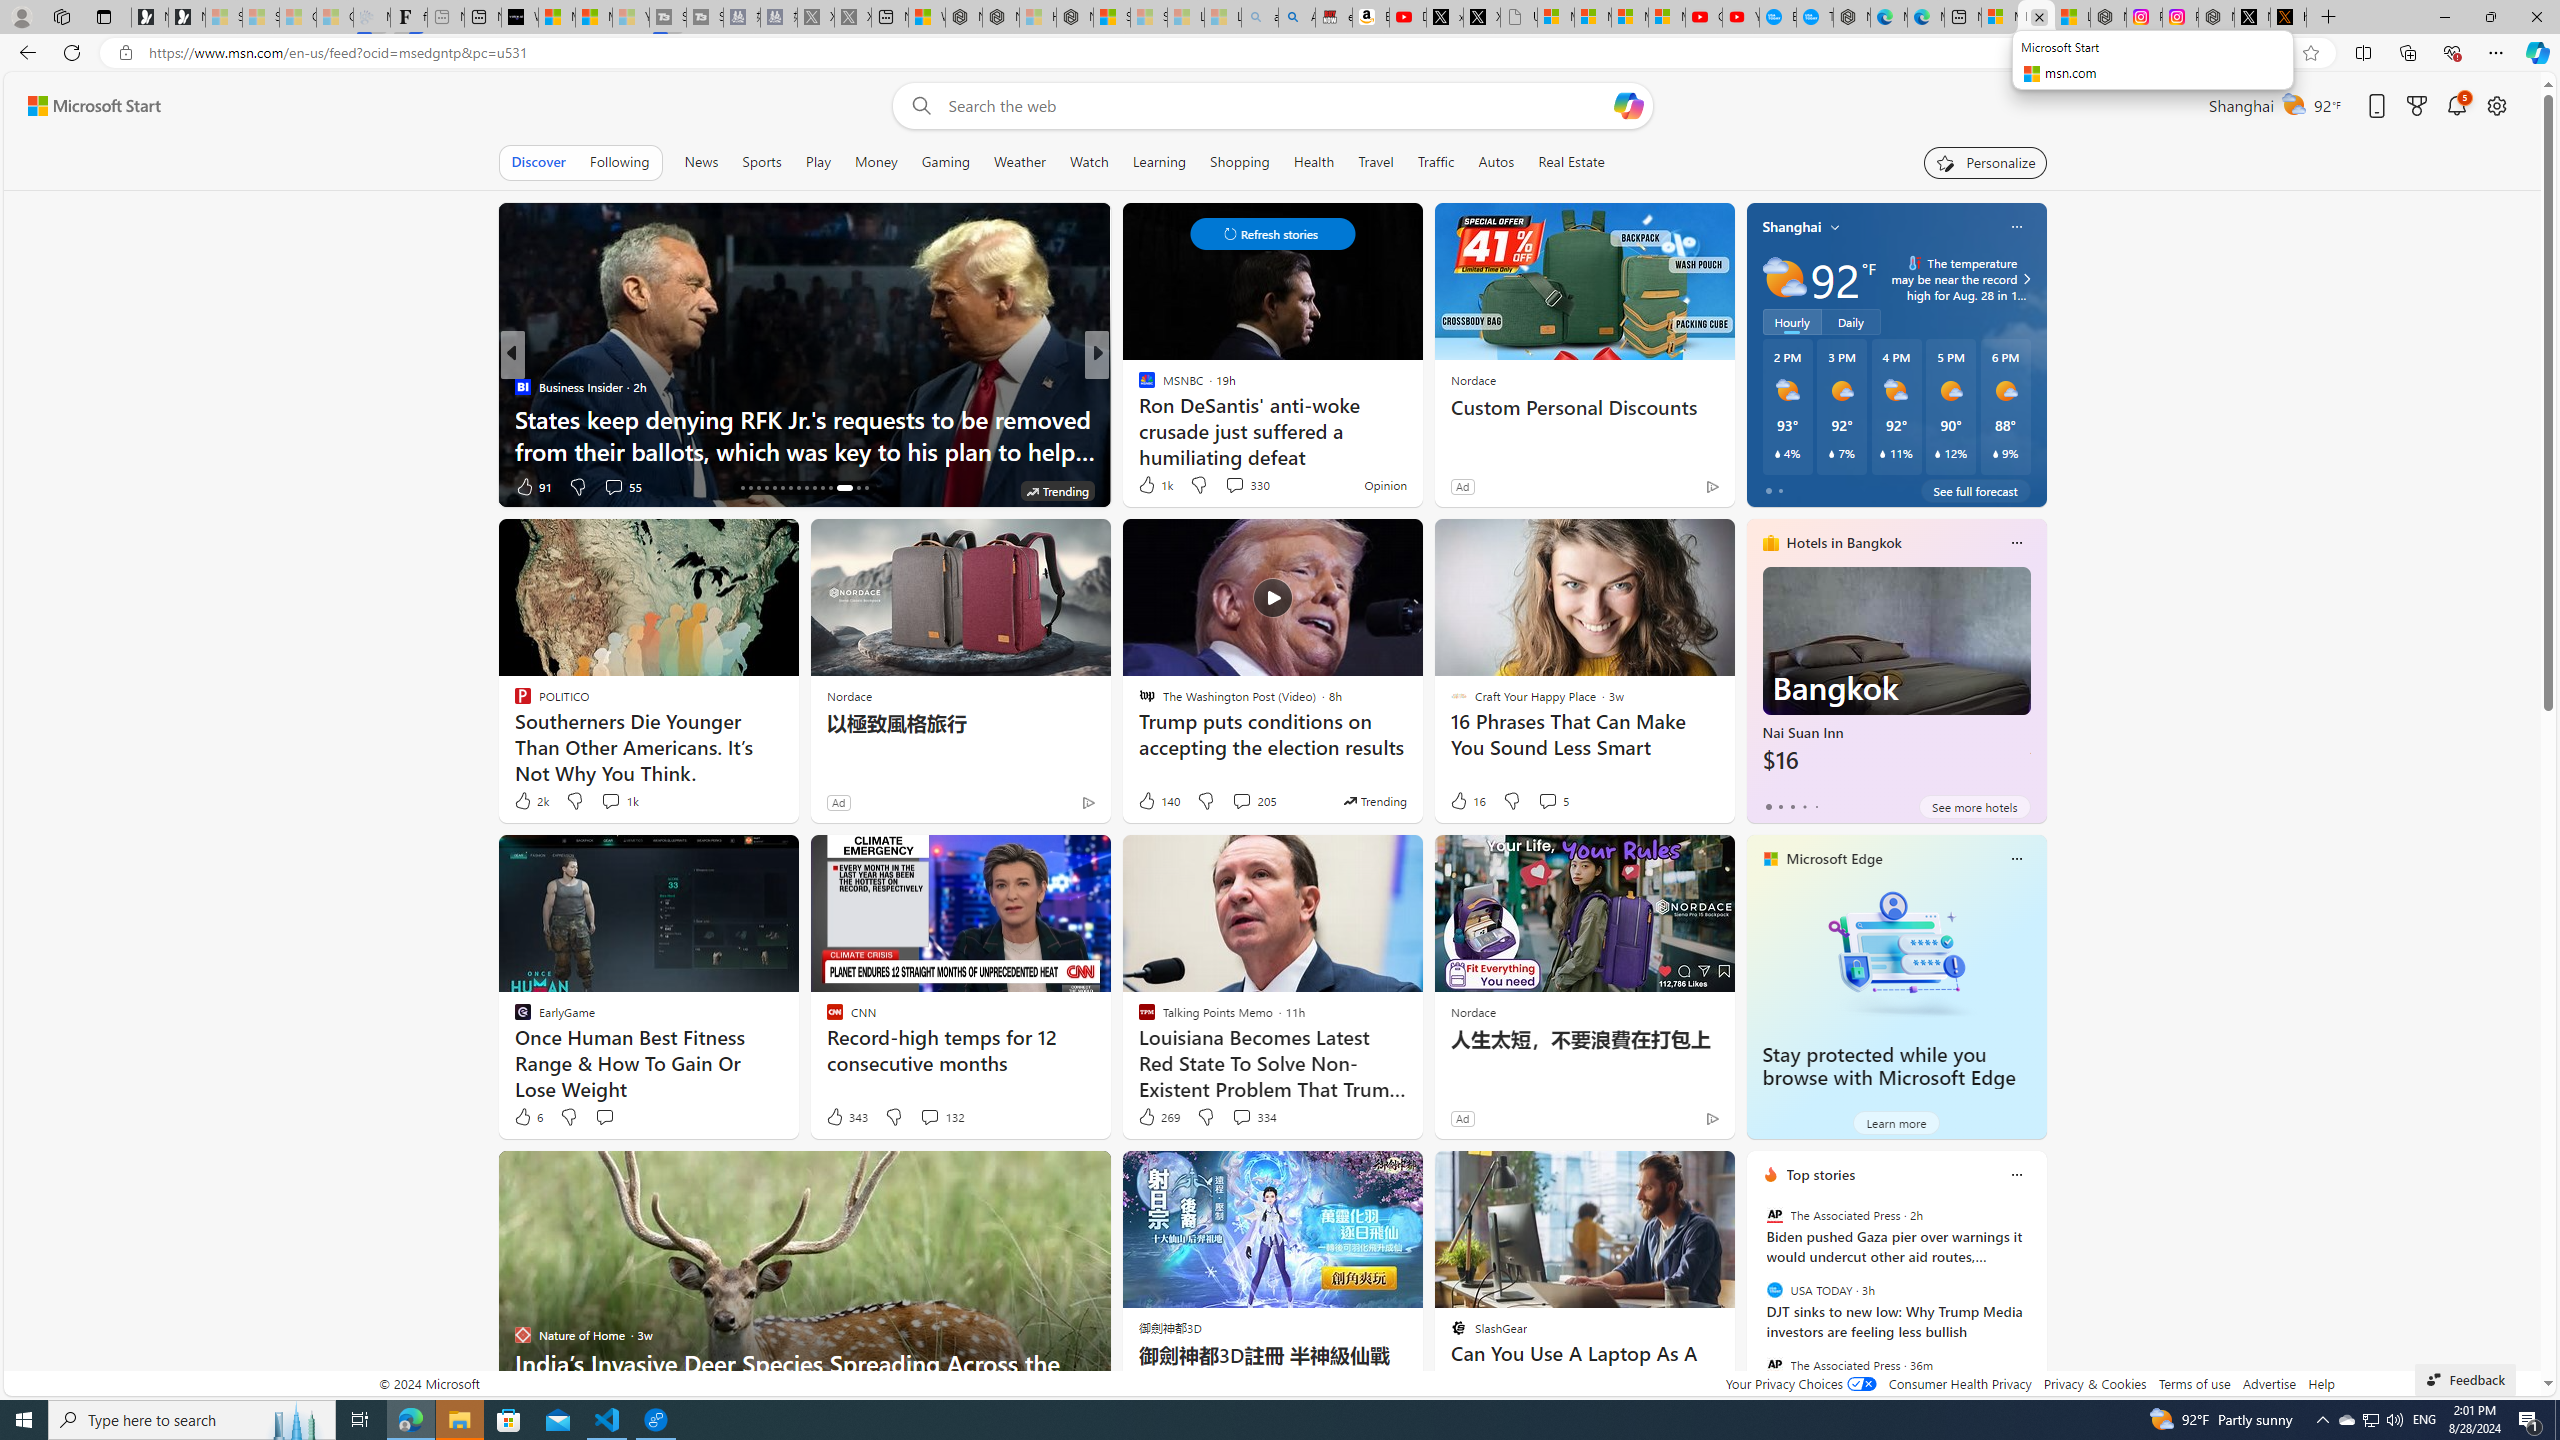 The height and width of the screenshot is (1440, 2560). What do you see at coordinates (1834, 225) in the screenshot?
I see `'My location'` at bounding box center [1834, 225].